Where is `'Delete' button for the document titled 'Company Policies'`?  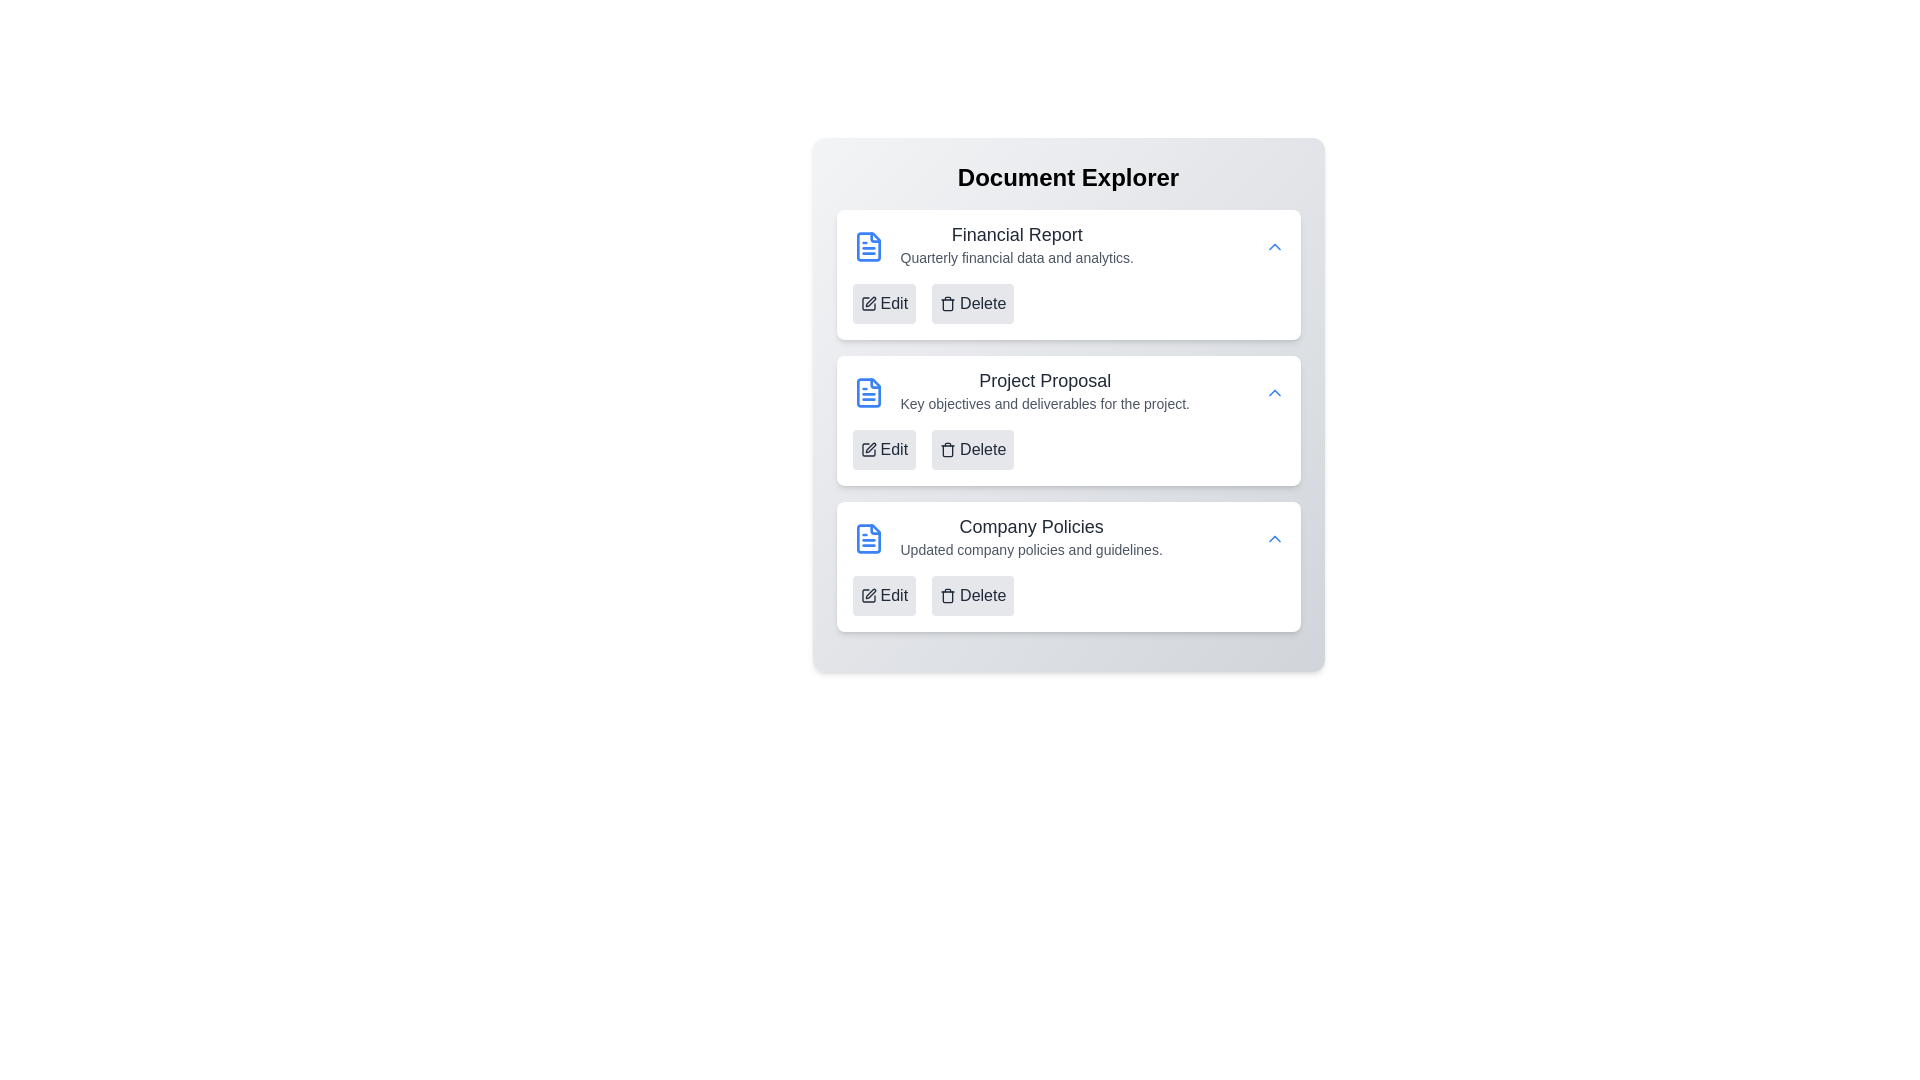 'Delete' button for the document titled 'Company Policies' is located at coordinates (973, 595).